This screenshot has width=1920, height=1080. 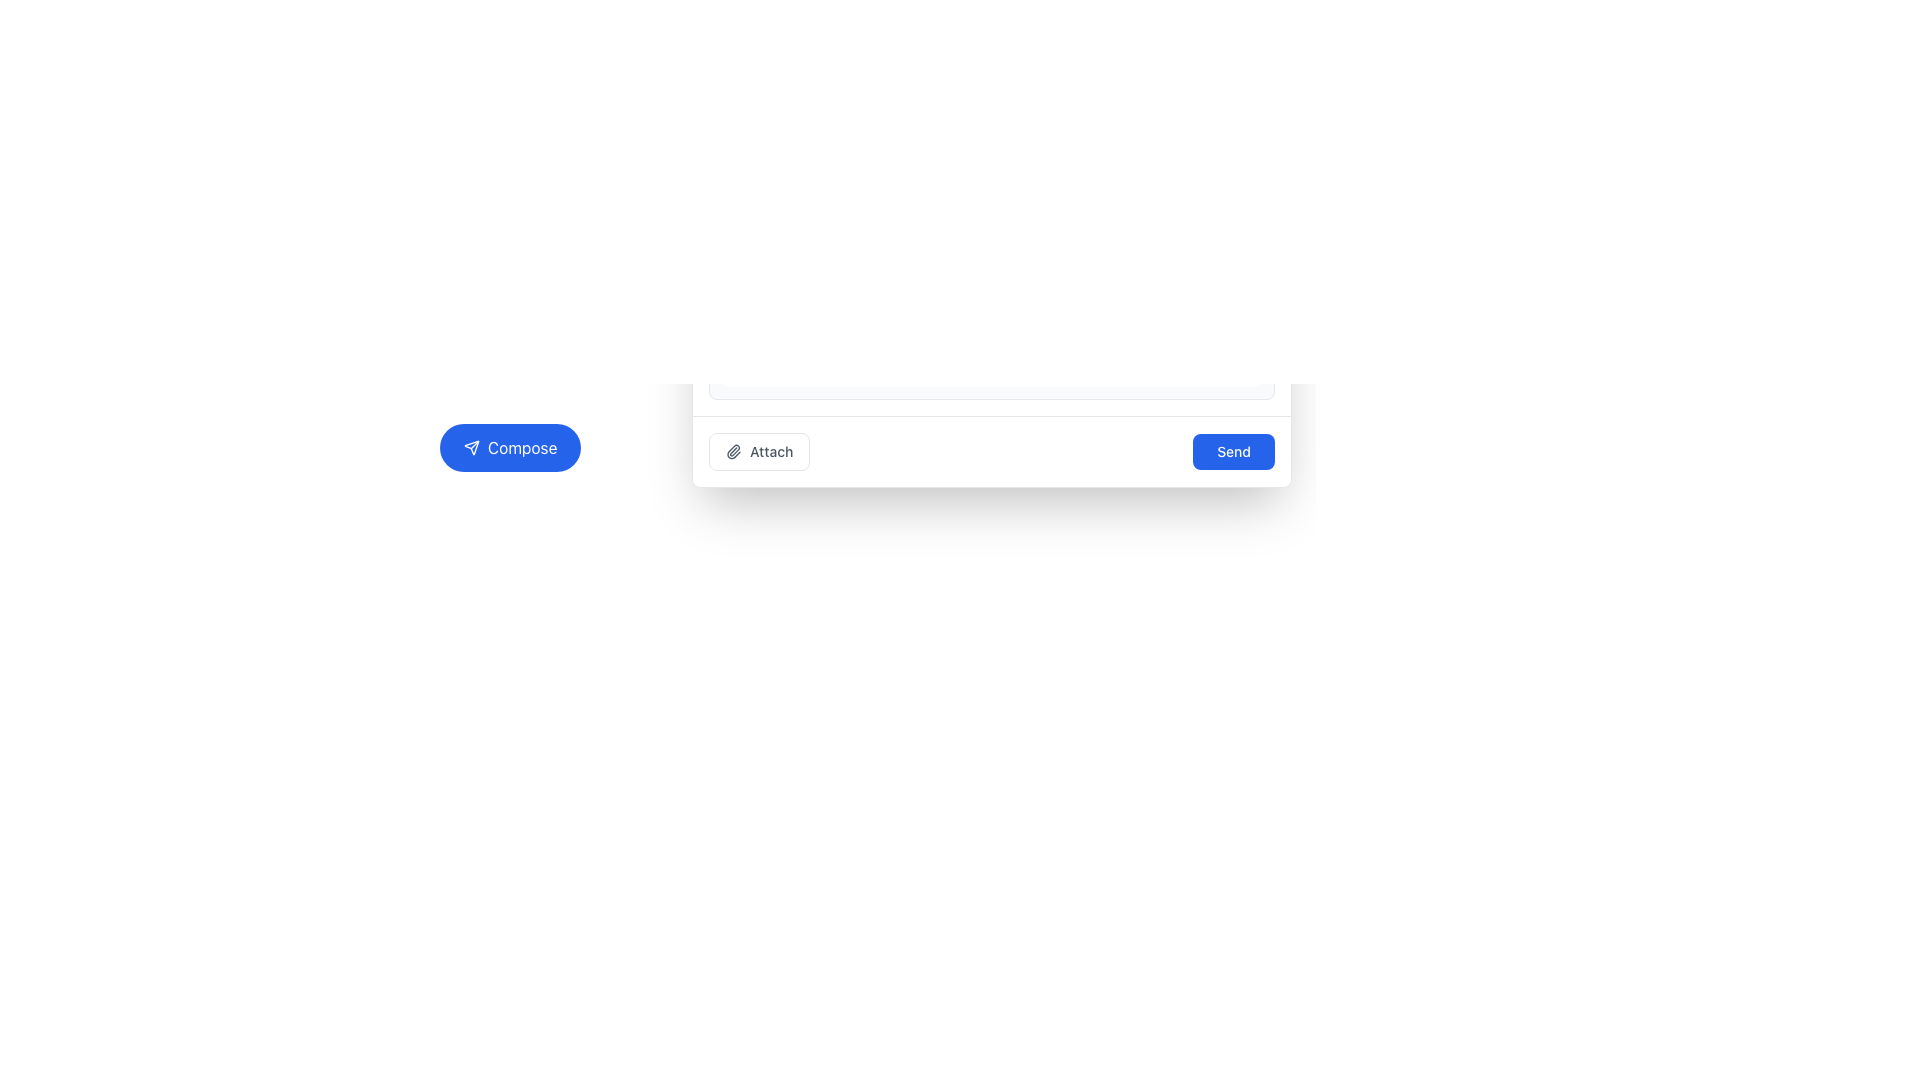 What do you see at coordinates (733, 451) in the screenshot?
I see `the file attachment icon located within the 'Attach' button` at bounding box center [733, 451].